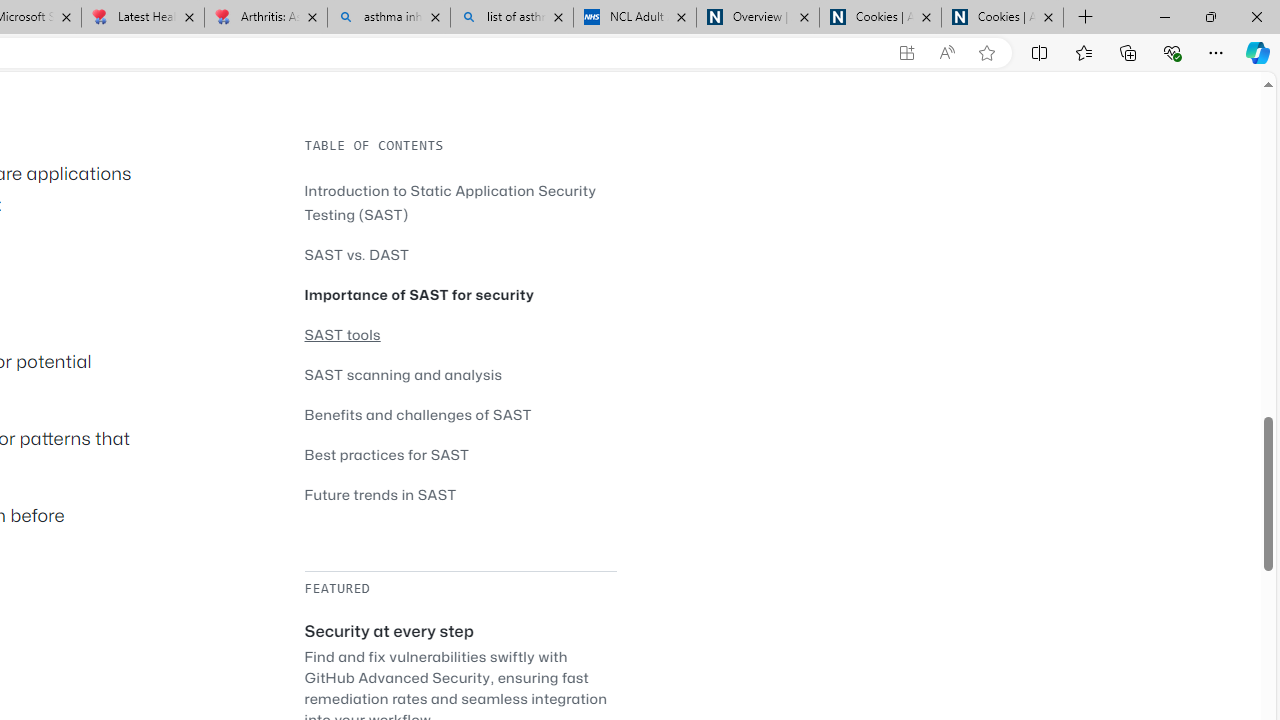 The image size is (1280, 720). What do you see at coordinates (1002, 17) in the screenshot?
I see `'Cookies | About | NICE'` at bounding box center [1002, 17].